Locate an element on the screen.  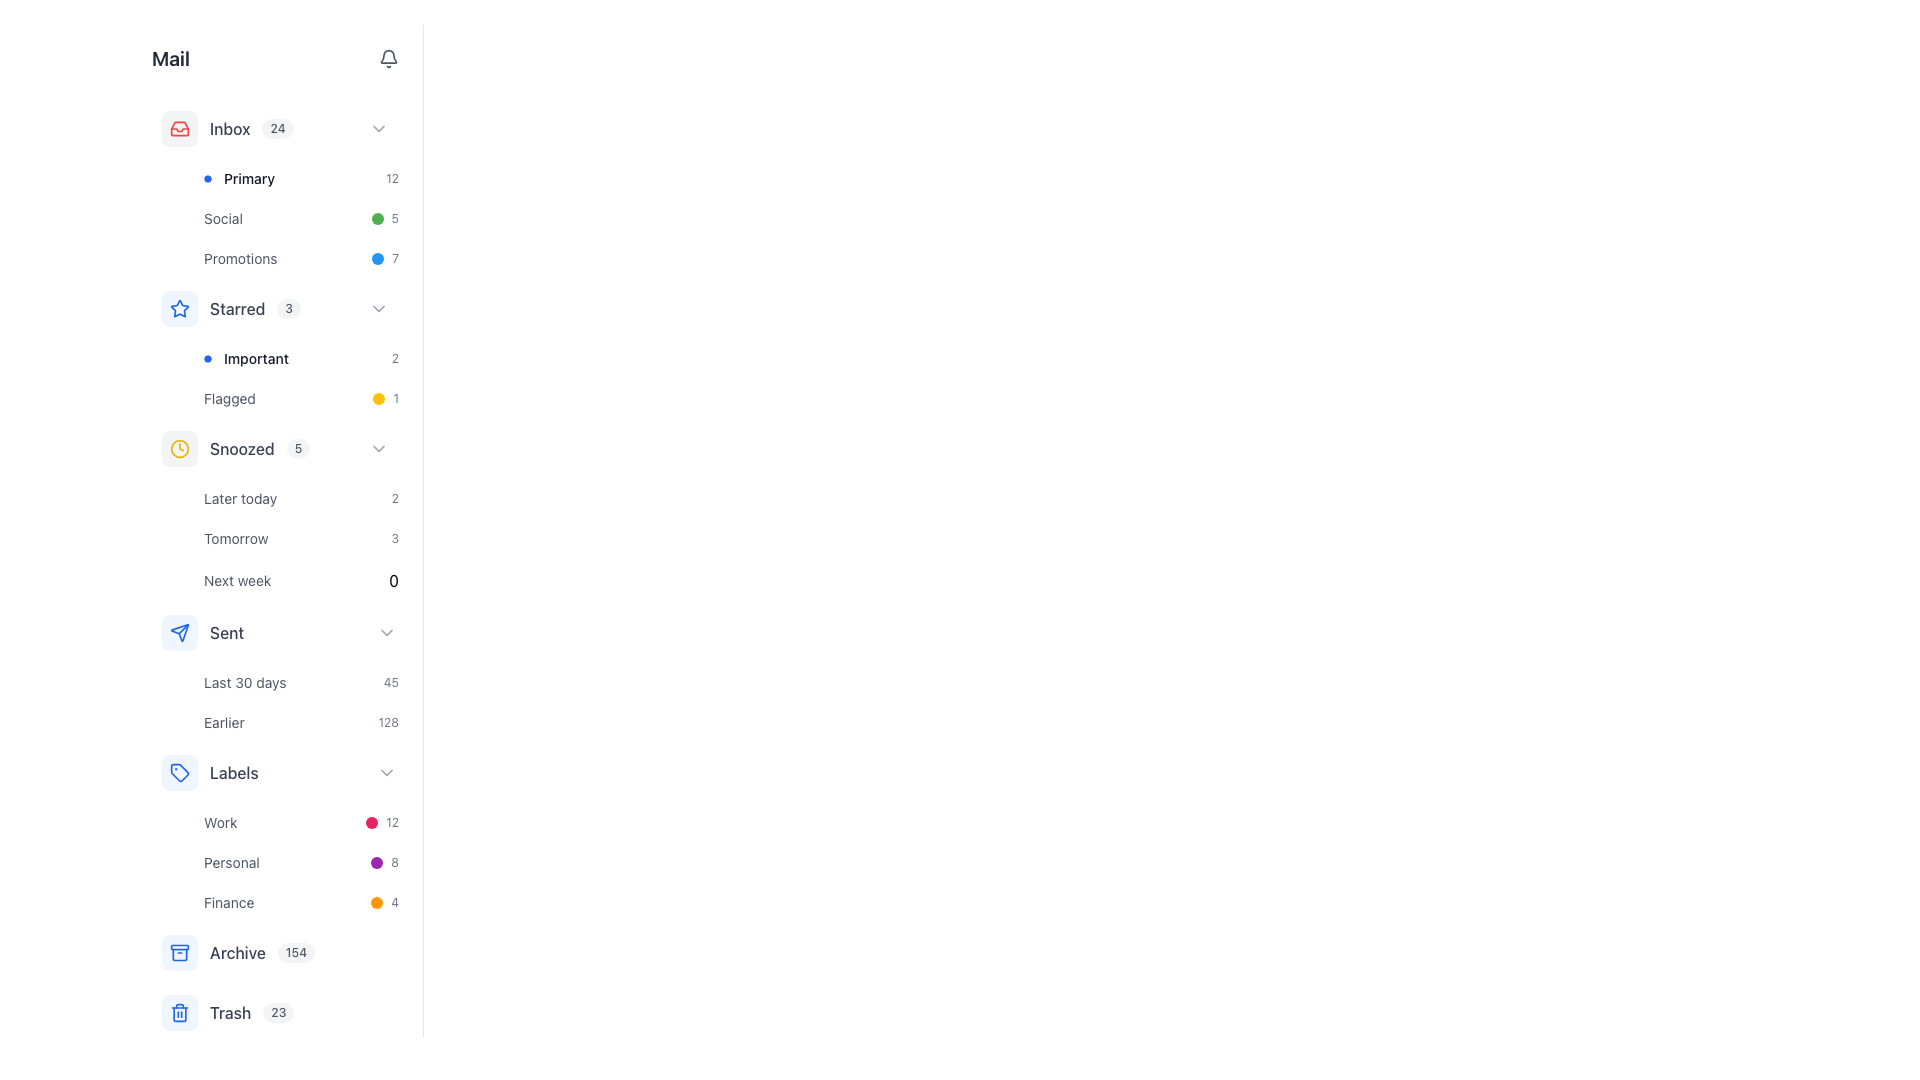
the 'Finance' category button, the third item in the vertically stacked list of categories under 'Labels' is located at coordinates (300, 902).